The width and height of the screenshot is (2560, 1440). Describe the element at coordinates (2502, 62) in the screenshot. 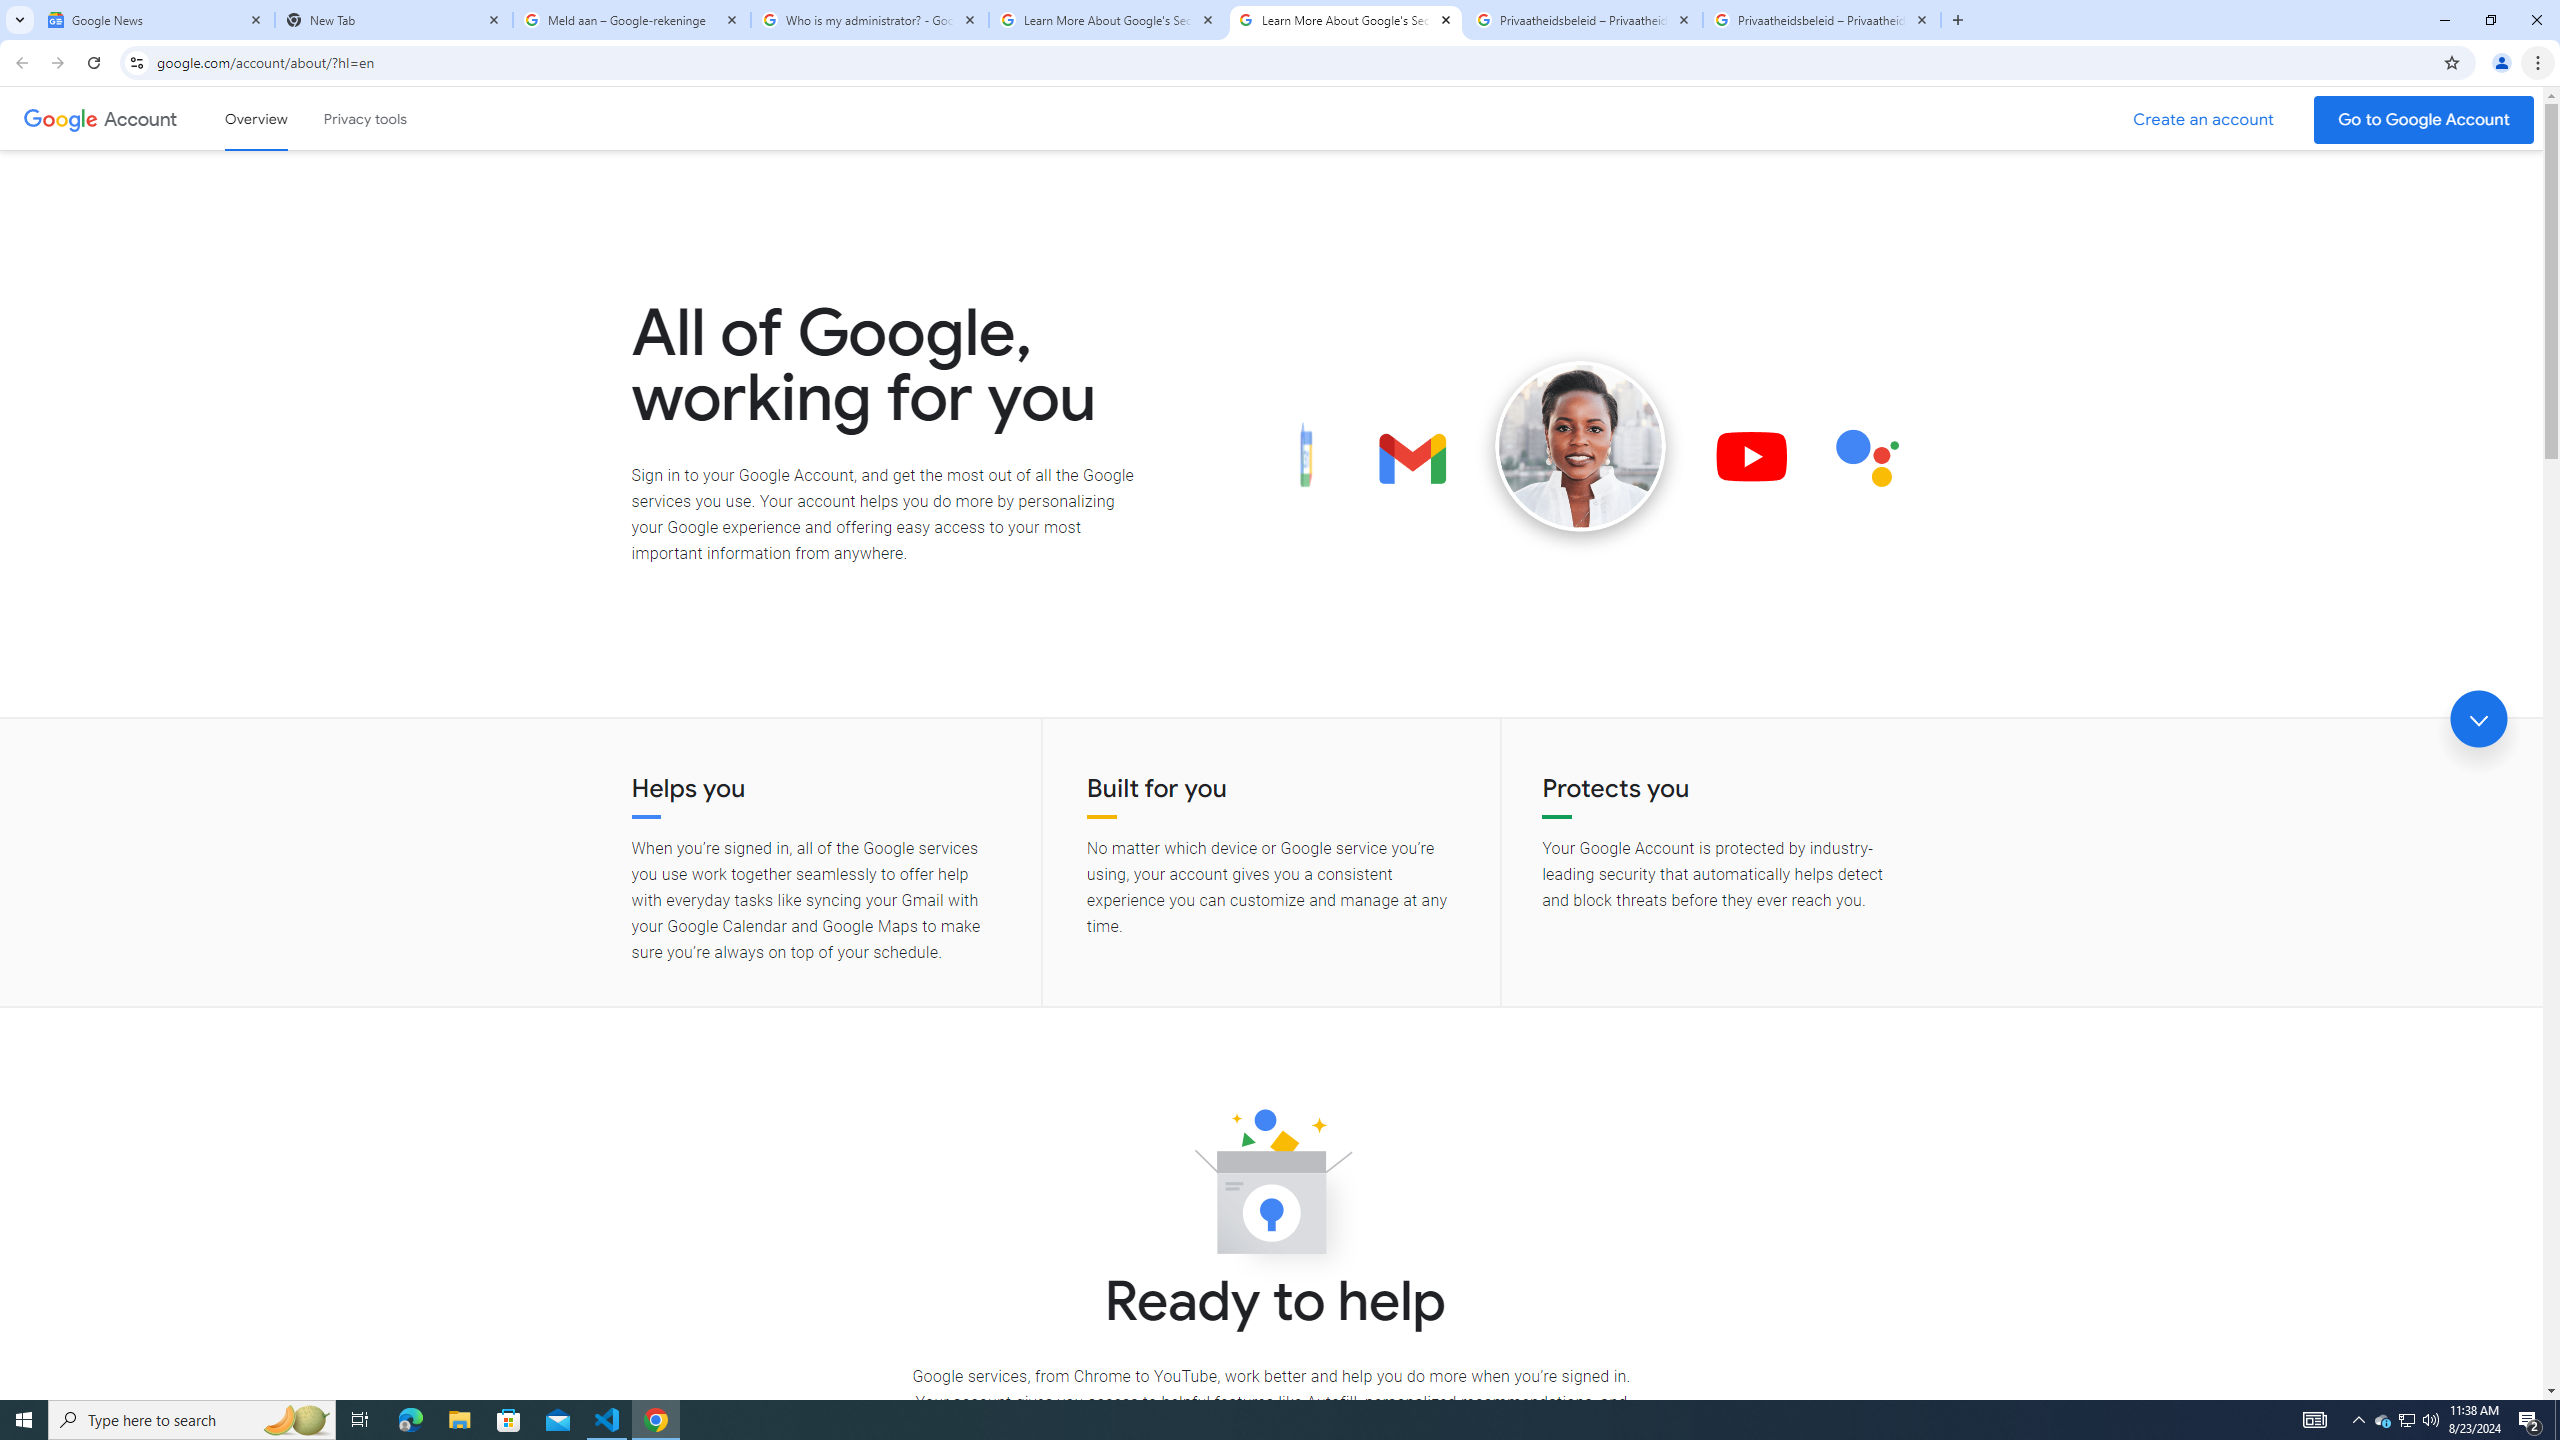

I see `'You'` at that location.